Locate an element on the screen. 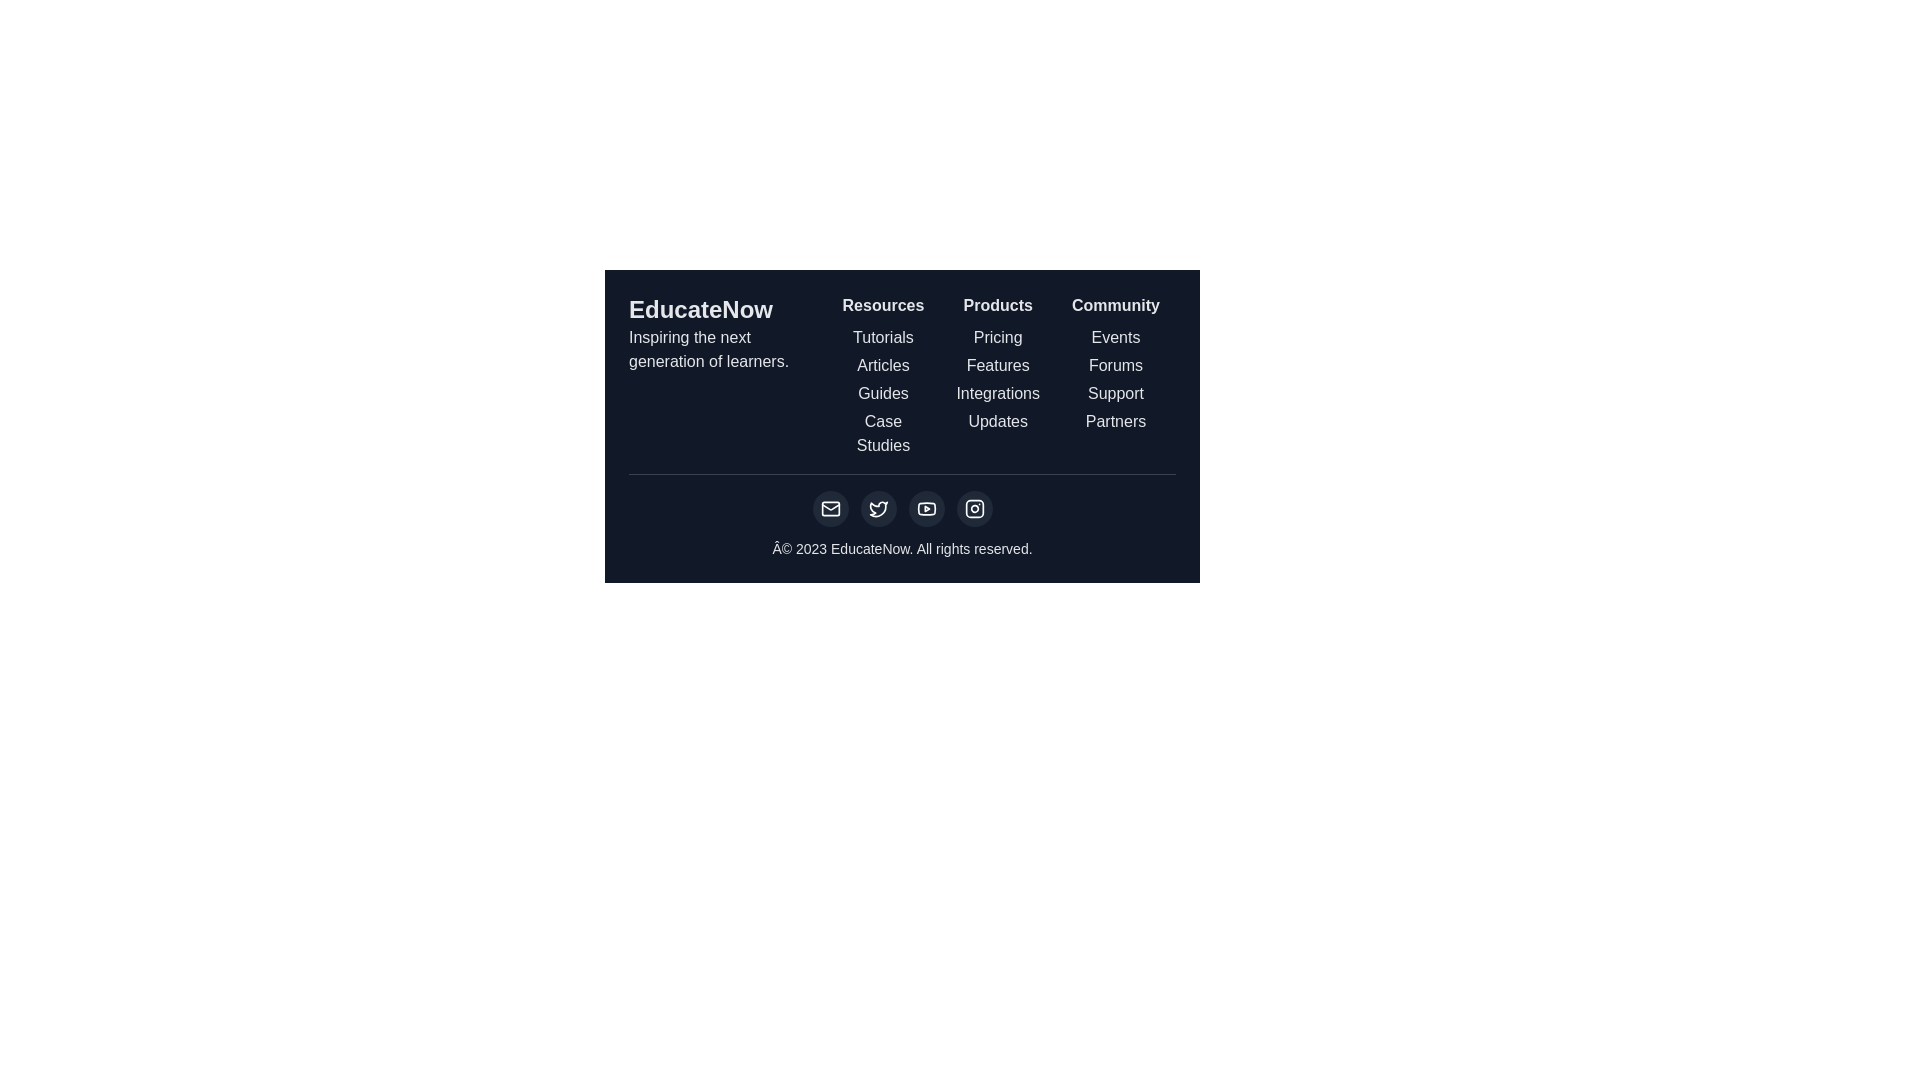 This screenshot has width=1920, height=1080. the 'Partners' text link, which is the last item in the vertical list under the 'Community' column of the footer layout is located at coordinates (1115, 420).